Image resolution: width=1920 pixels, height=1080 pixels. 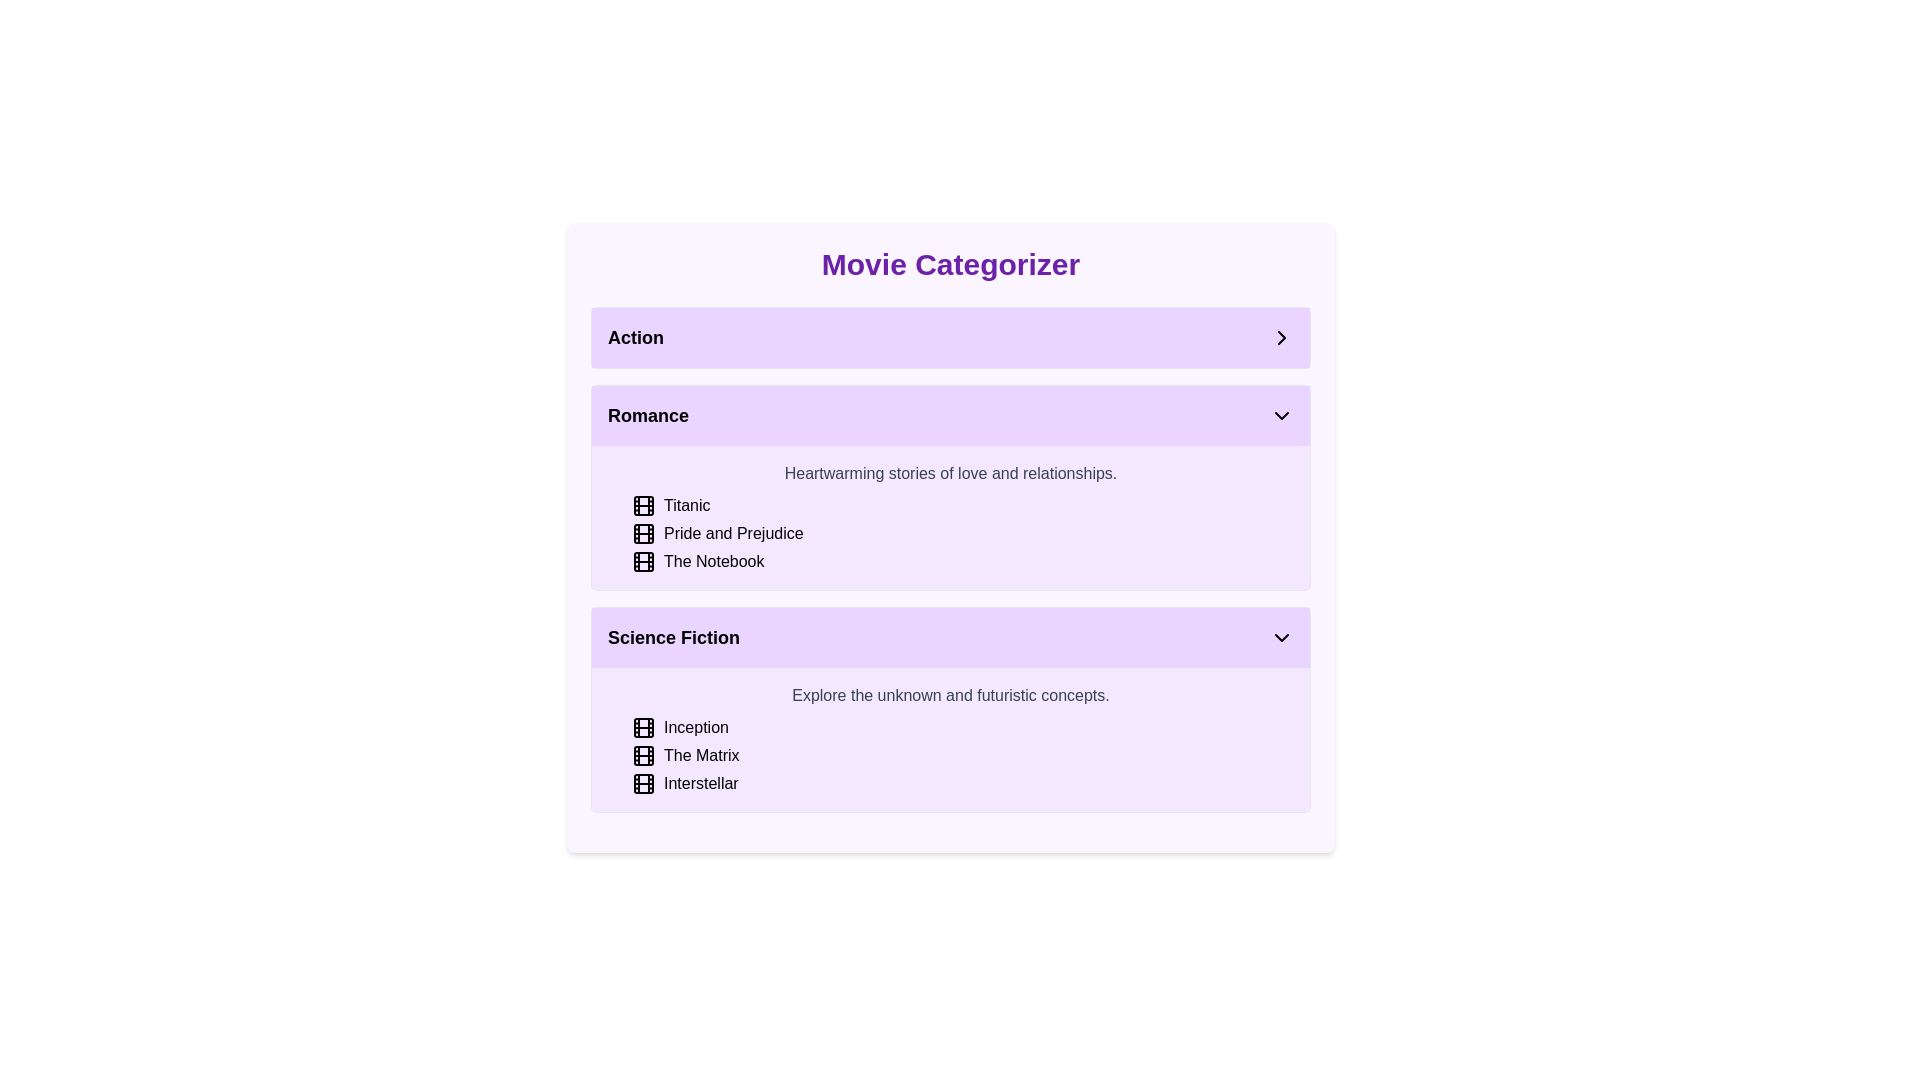 What do you see at coordinates (643, 532) in the screenshot?
I see `the decorative film category icon in the 'Romance' section preceding the title 'Pride and Prejudice'` at bounding box center [643, 532].